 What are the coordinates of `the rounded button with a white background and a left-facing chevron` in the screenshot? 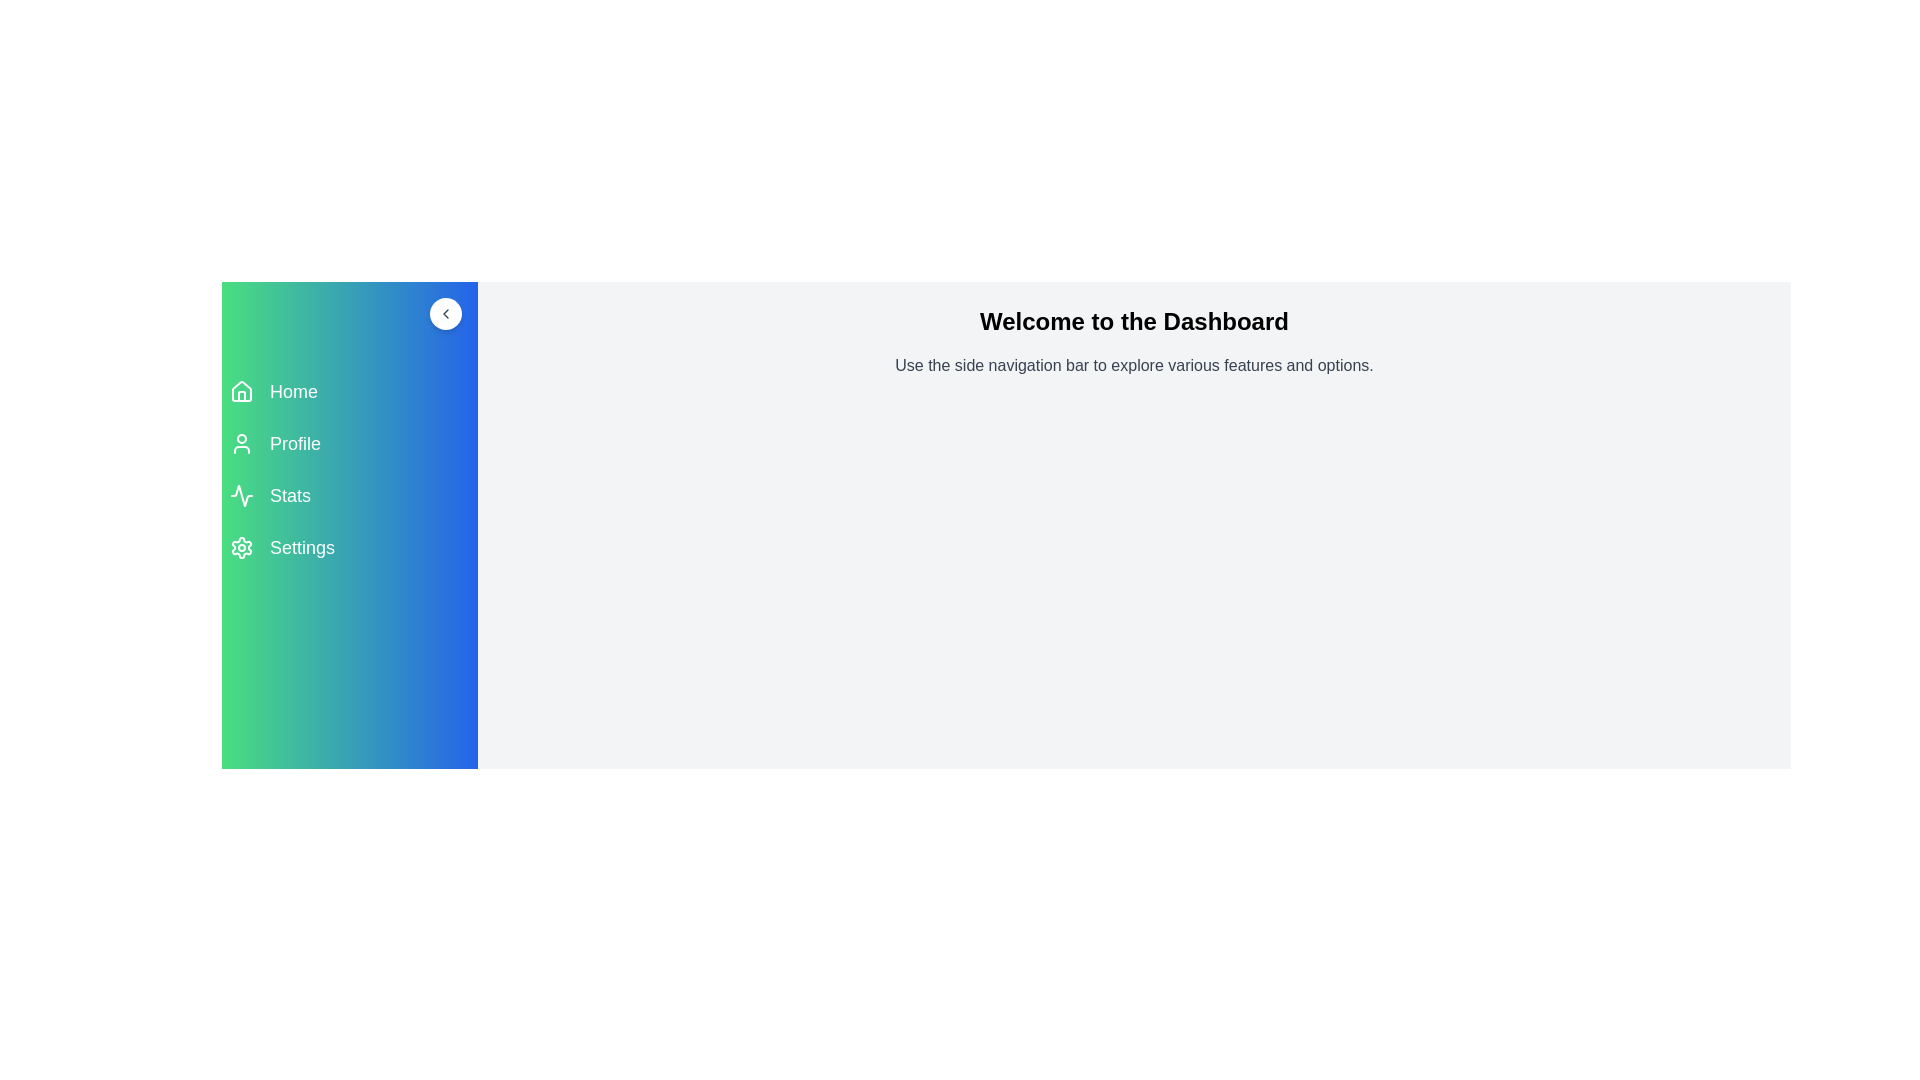 It's located at (445, 313).